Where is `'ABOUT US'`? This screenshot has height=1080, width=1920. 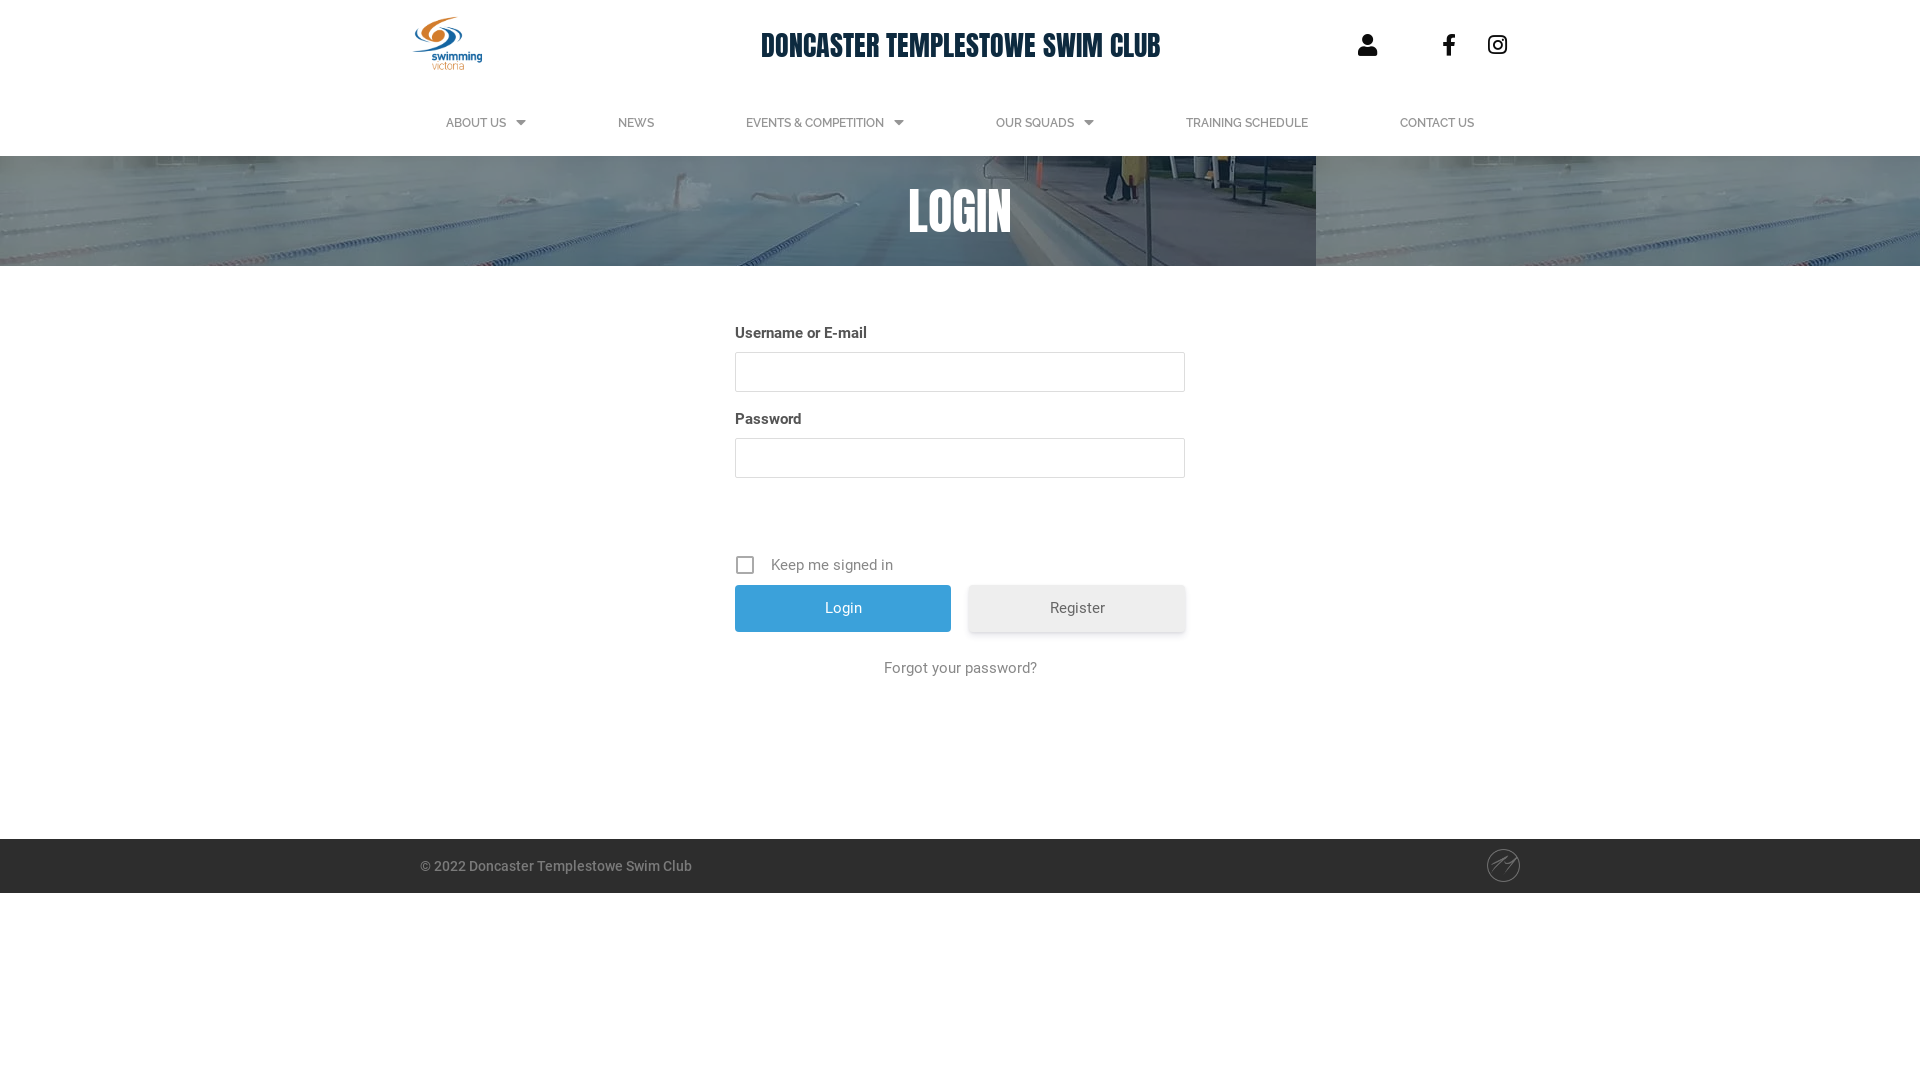 'ABOUT US' is located at coordinates (485, 123).